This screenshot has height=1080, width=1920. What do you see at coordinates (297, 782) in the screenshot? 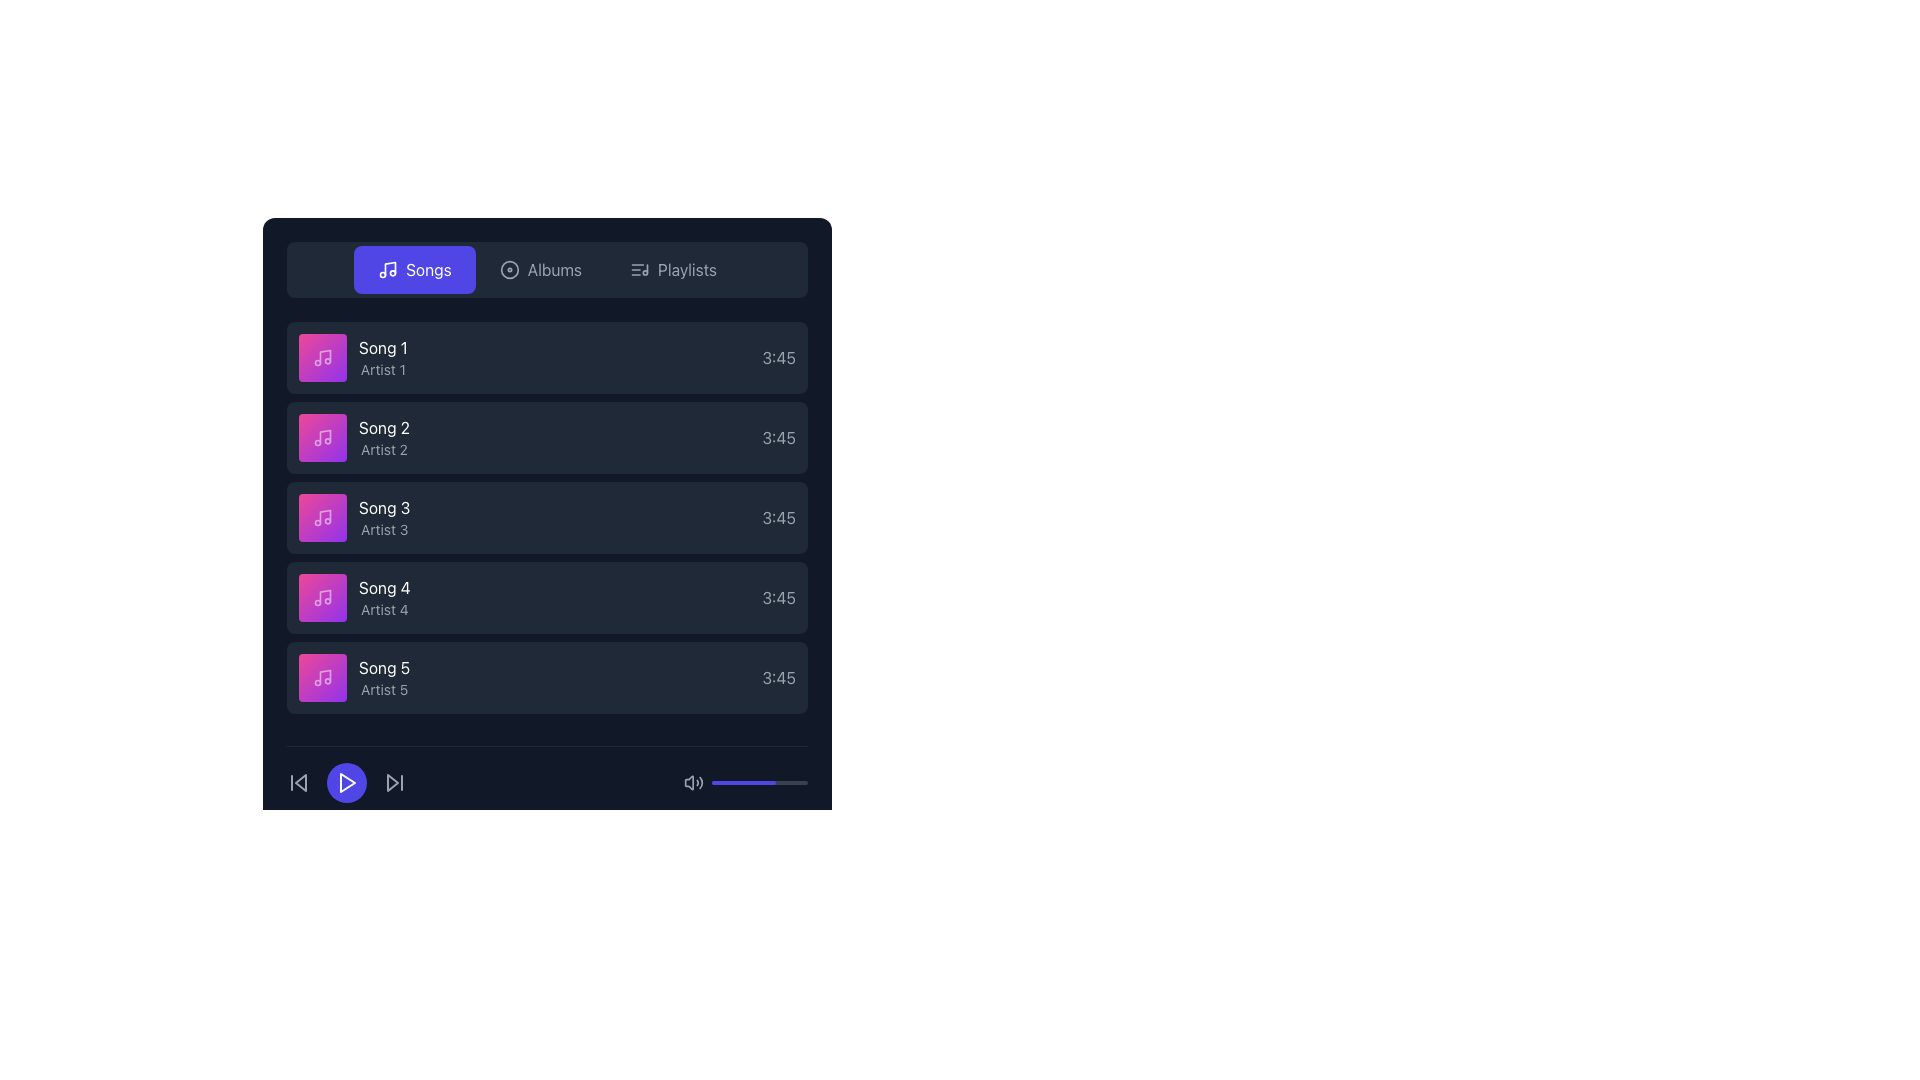
I see `the previous track button located in the bottom-left corner of the playback controls to change its icon color` at bounding box center [297, 782].